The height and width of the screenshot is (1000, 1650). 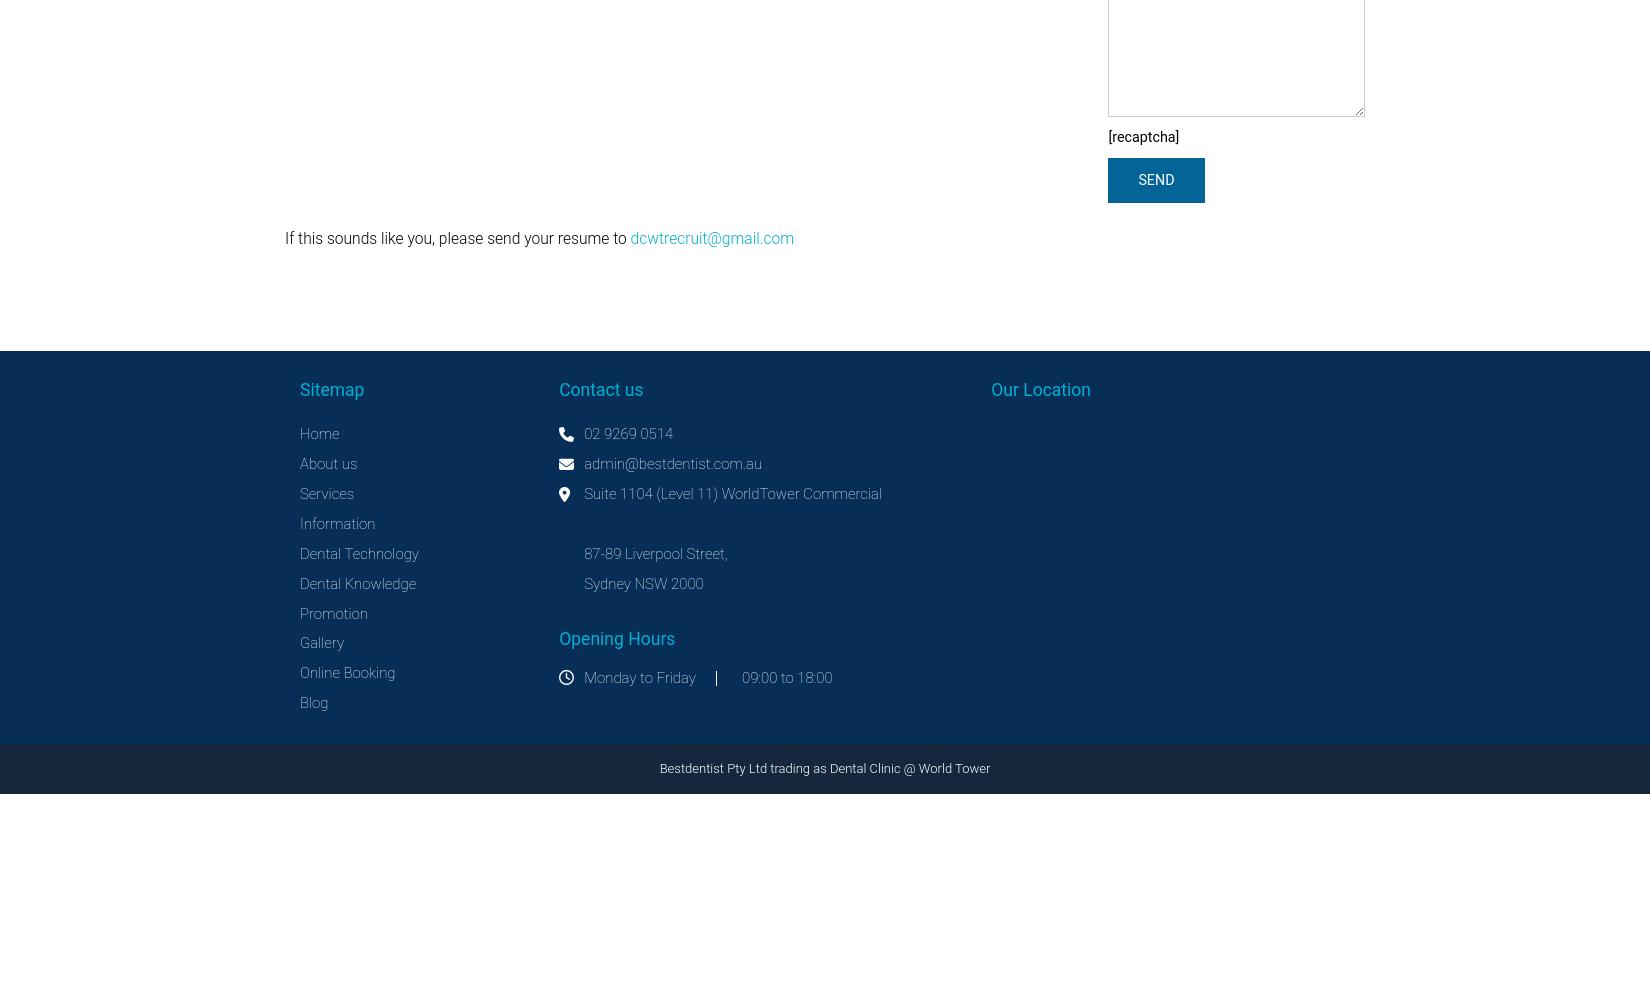 What do you see at coordinates (337, 523) in the screenshot?
I see `'Information'` at bounding box center [337, 523].